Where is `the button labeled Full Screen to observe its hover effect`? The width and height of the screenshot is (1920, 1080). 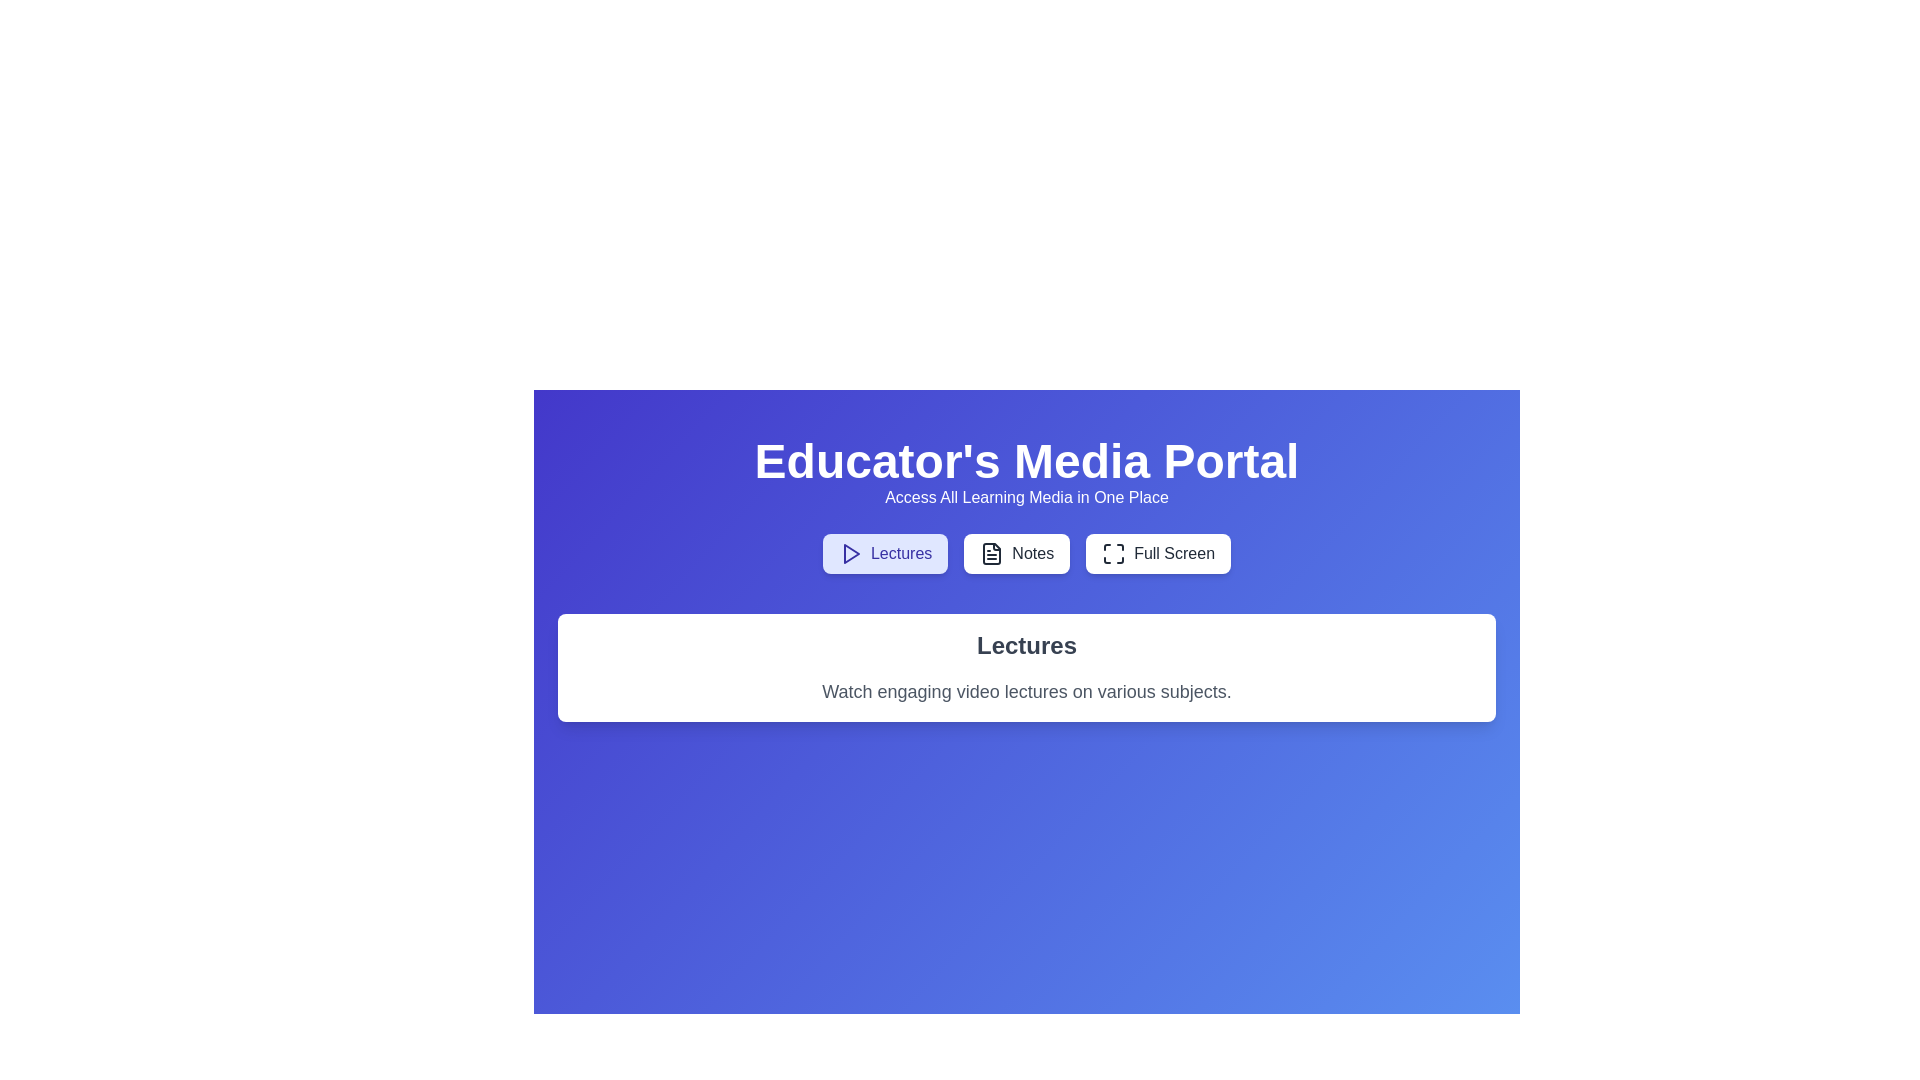 the button labeled Full Screen to observe its hover effect is located at coordinates (1158, 554).